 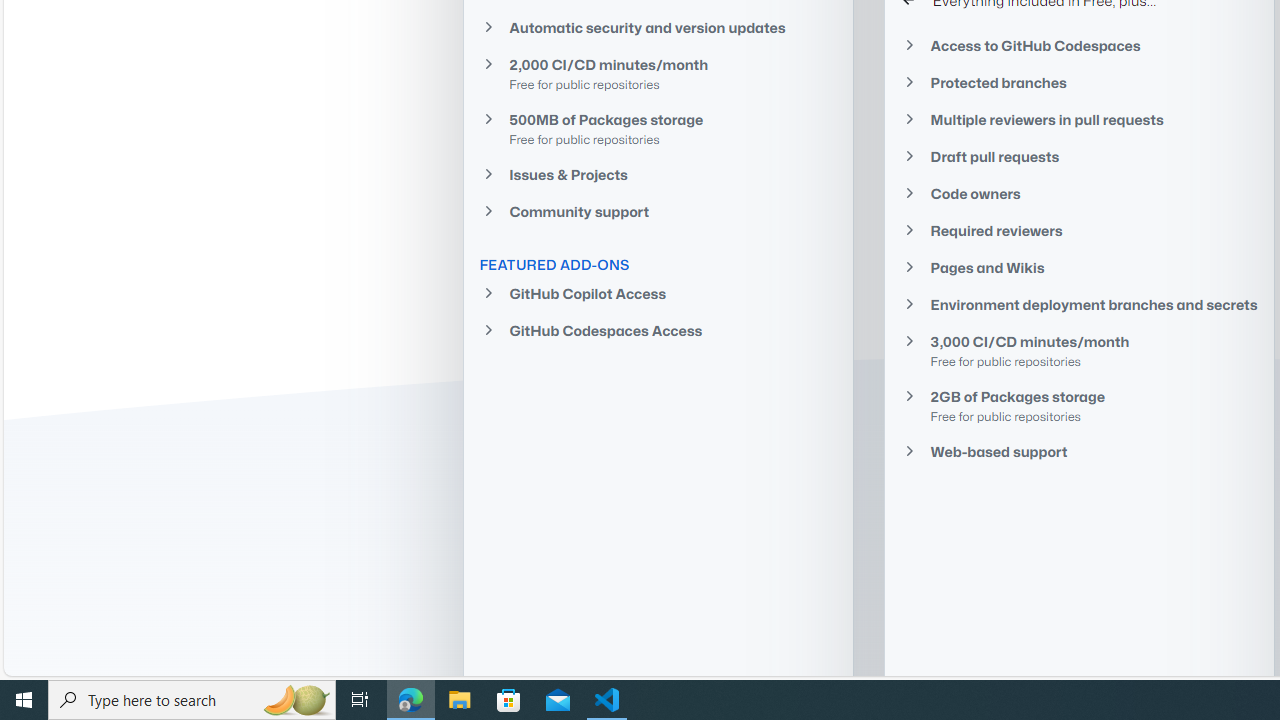 I want to click on 'Automatic security and version updates', so click(x=657, y=27).